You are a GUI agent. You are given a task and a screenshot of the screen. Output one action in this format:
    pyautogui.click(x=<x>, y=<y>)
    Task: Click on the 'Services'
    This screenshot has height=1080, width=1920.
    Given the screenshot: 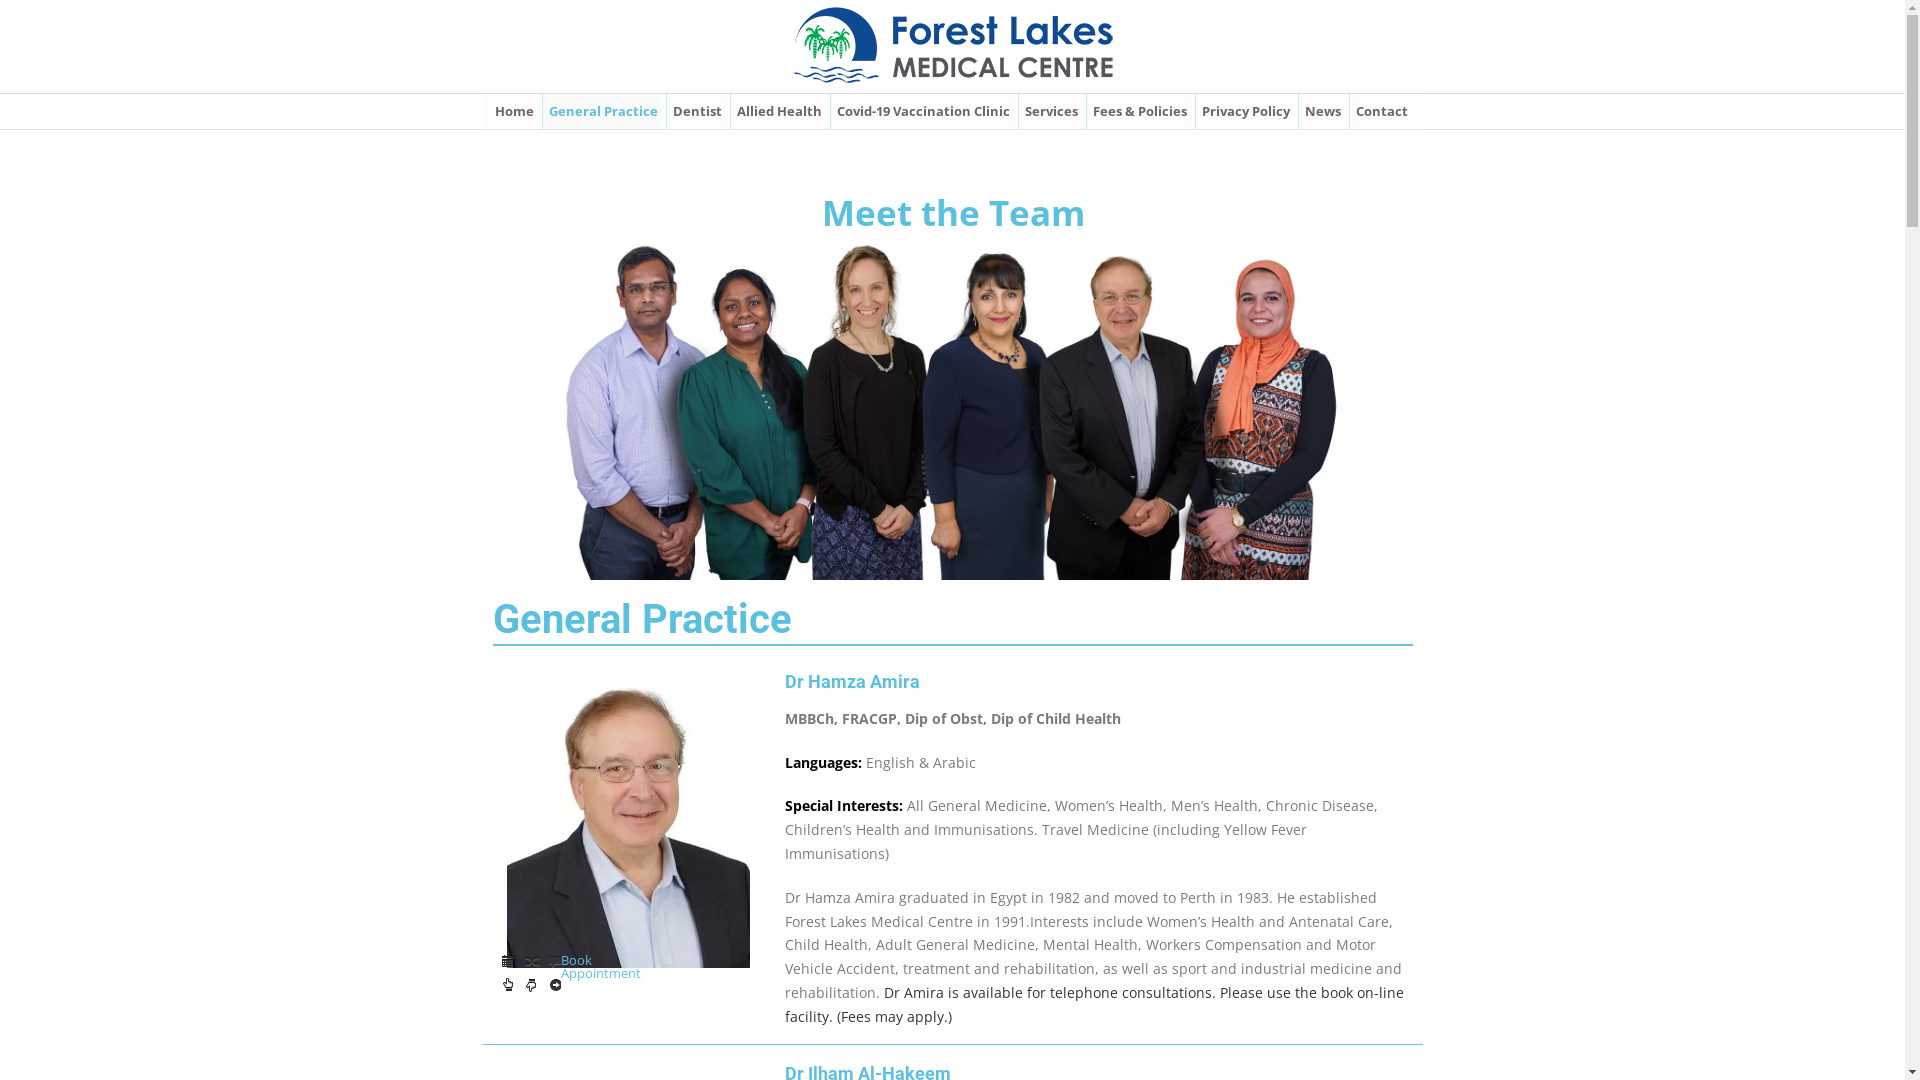 What is the action you would take?
    pyautogui.click(x=1049, y=111)
    